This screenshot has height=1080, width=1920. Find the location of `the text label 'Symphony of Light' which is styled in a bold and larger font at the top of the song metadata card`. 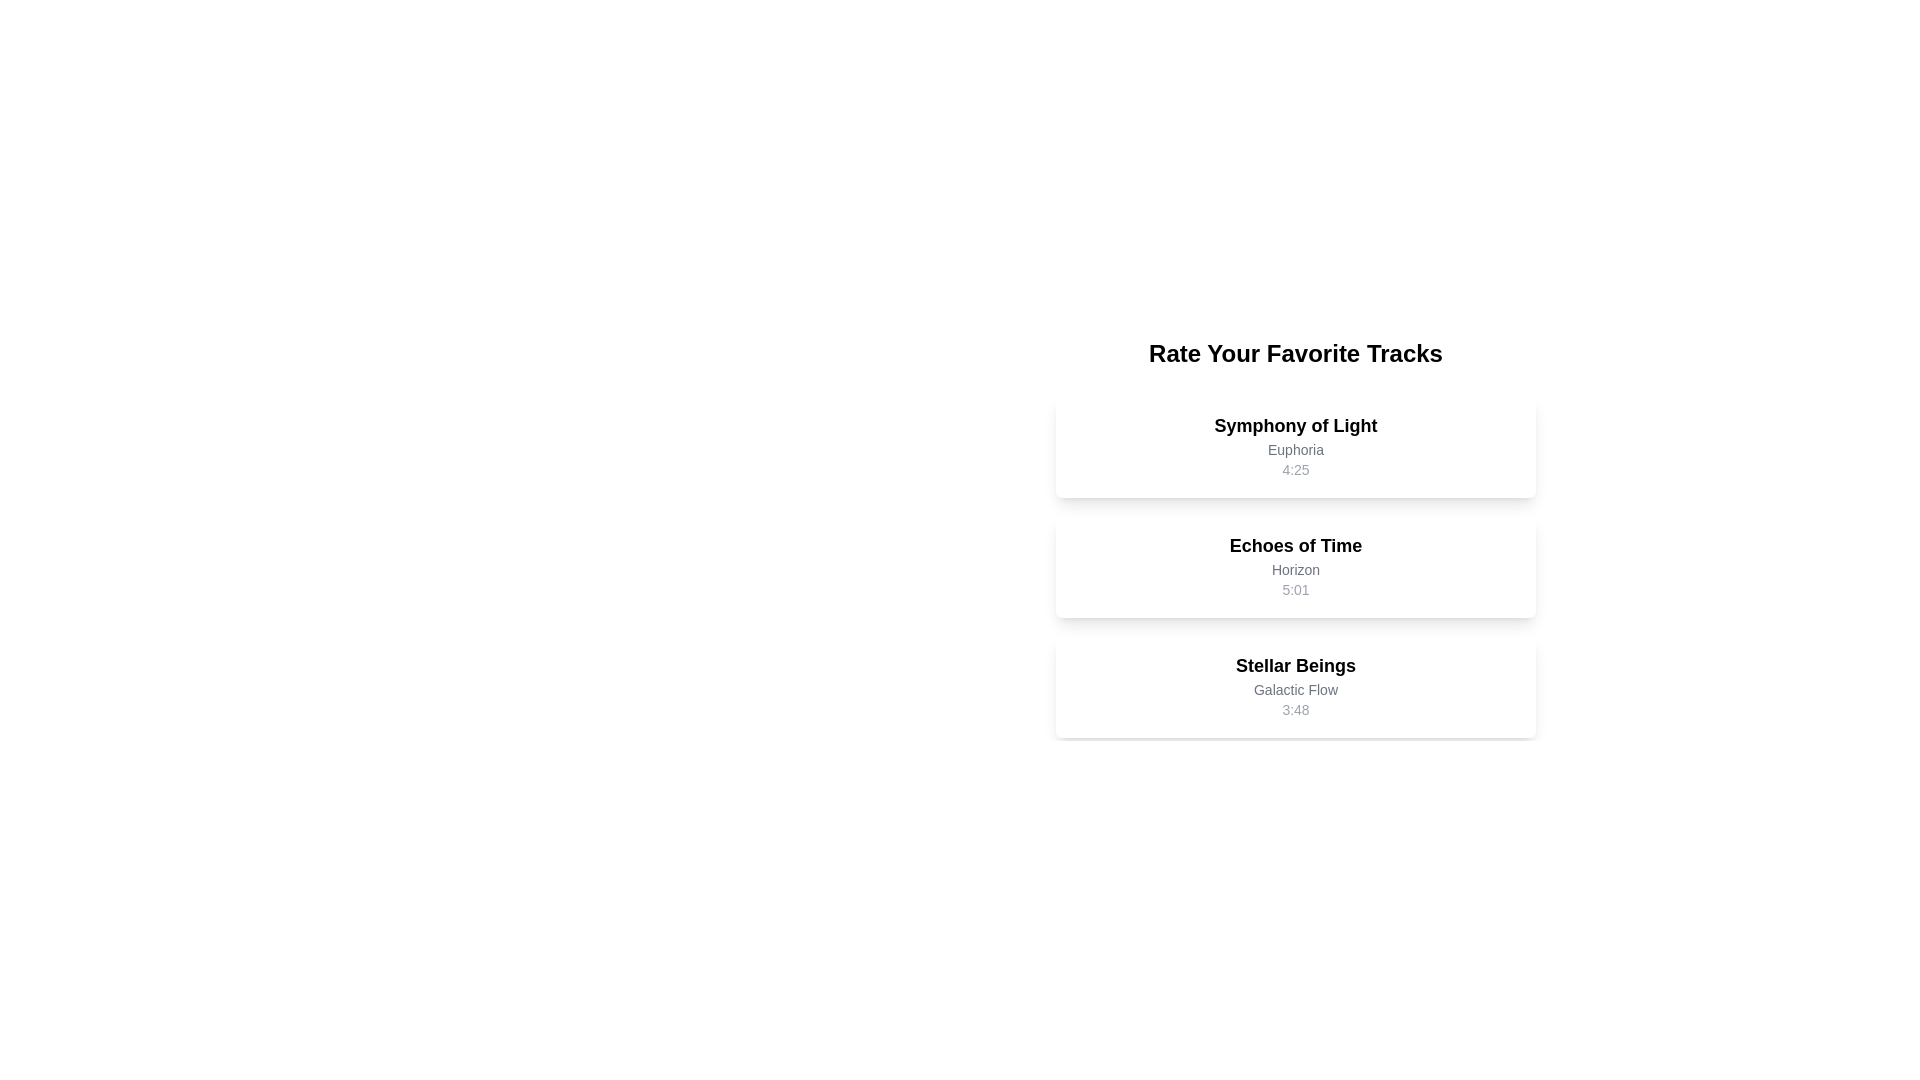

the text label 'Symphony of Light' which is styled in a bold and larger font at the top of the song metadata card is located at coordinates (1296, 424).